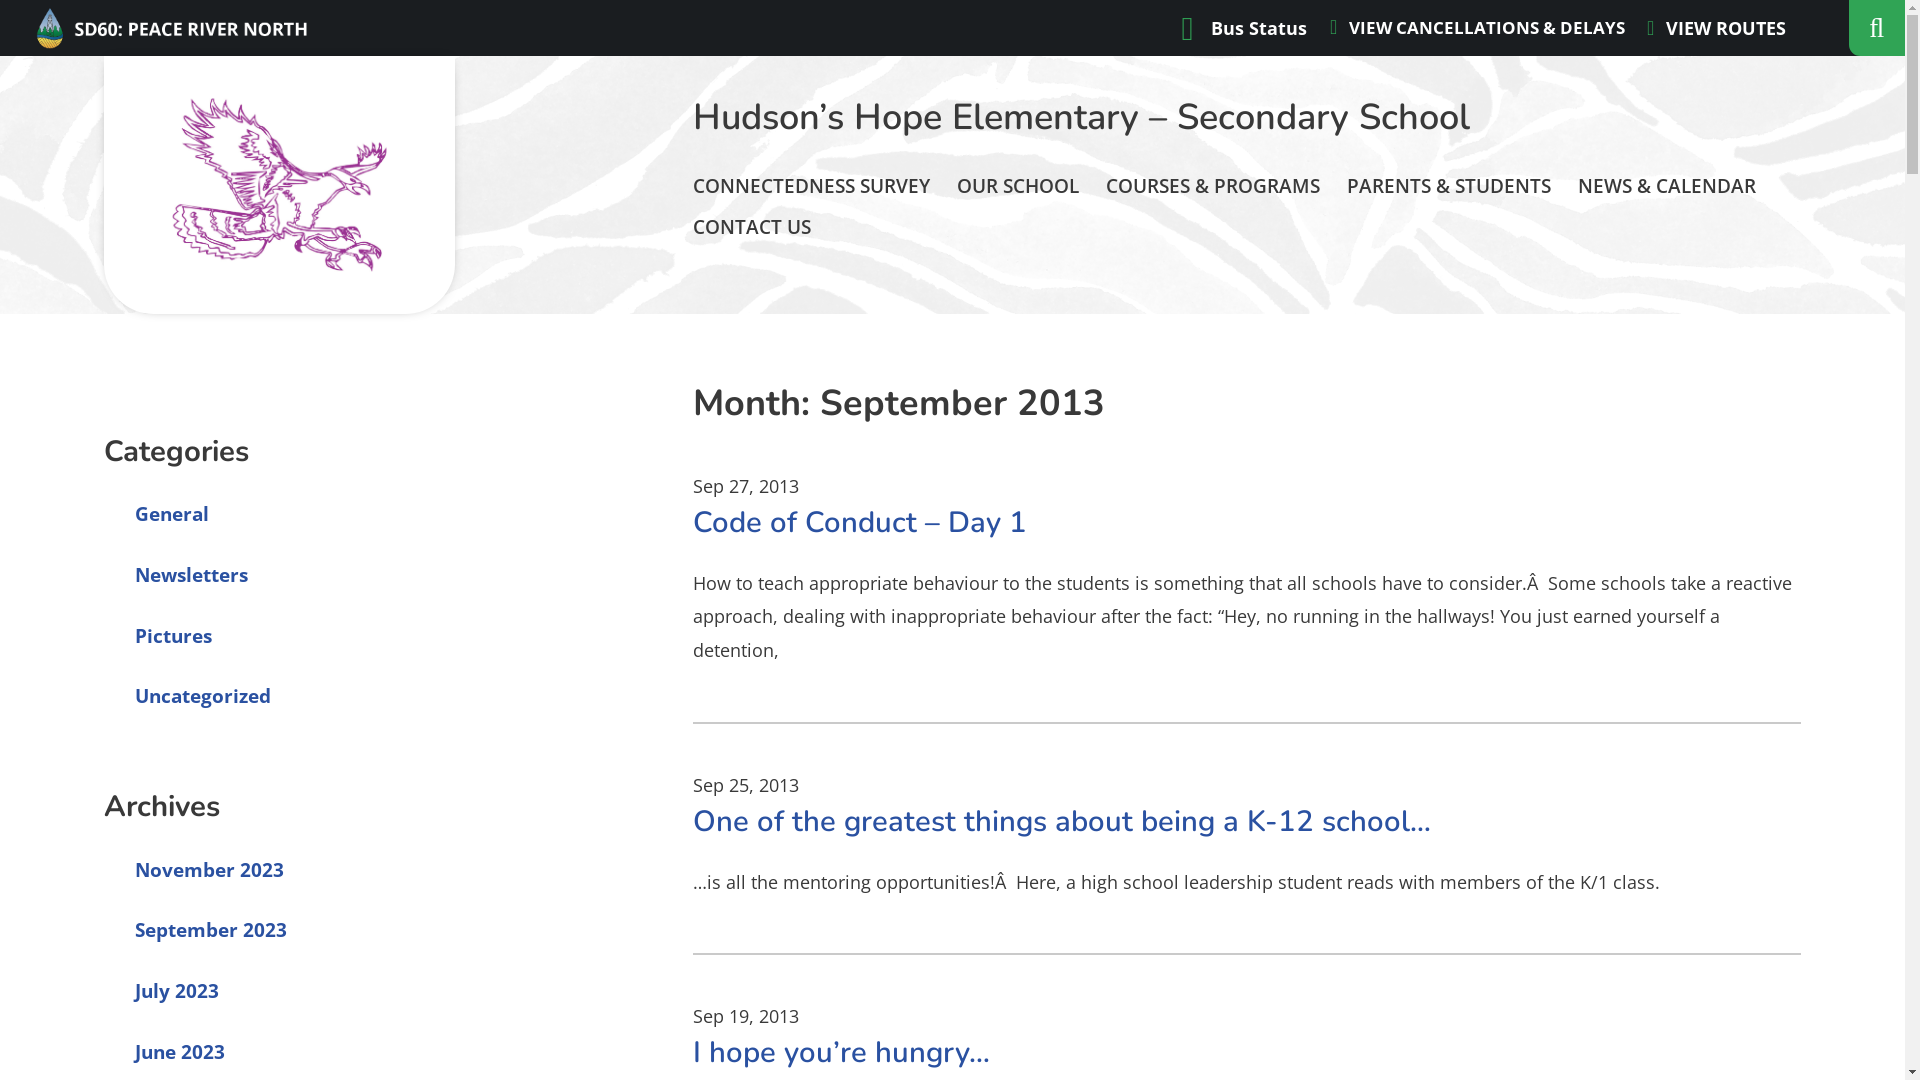 The height and width of the screenshot is (1080, 1920). I want to click on 'Uncategorized', so click(103, 694).